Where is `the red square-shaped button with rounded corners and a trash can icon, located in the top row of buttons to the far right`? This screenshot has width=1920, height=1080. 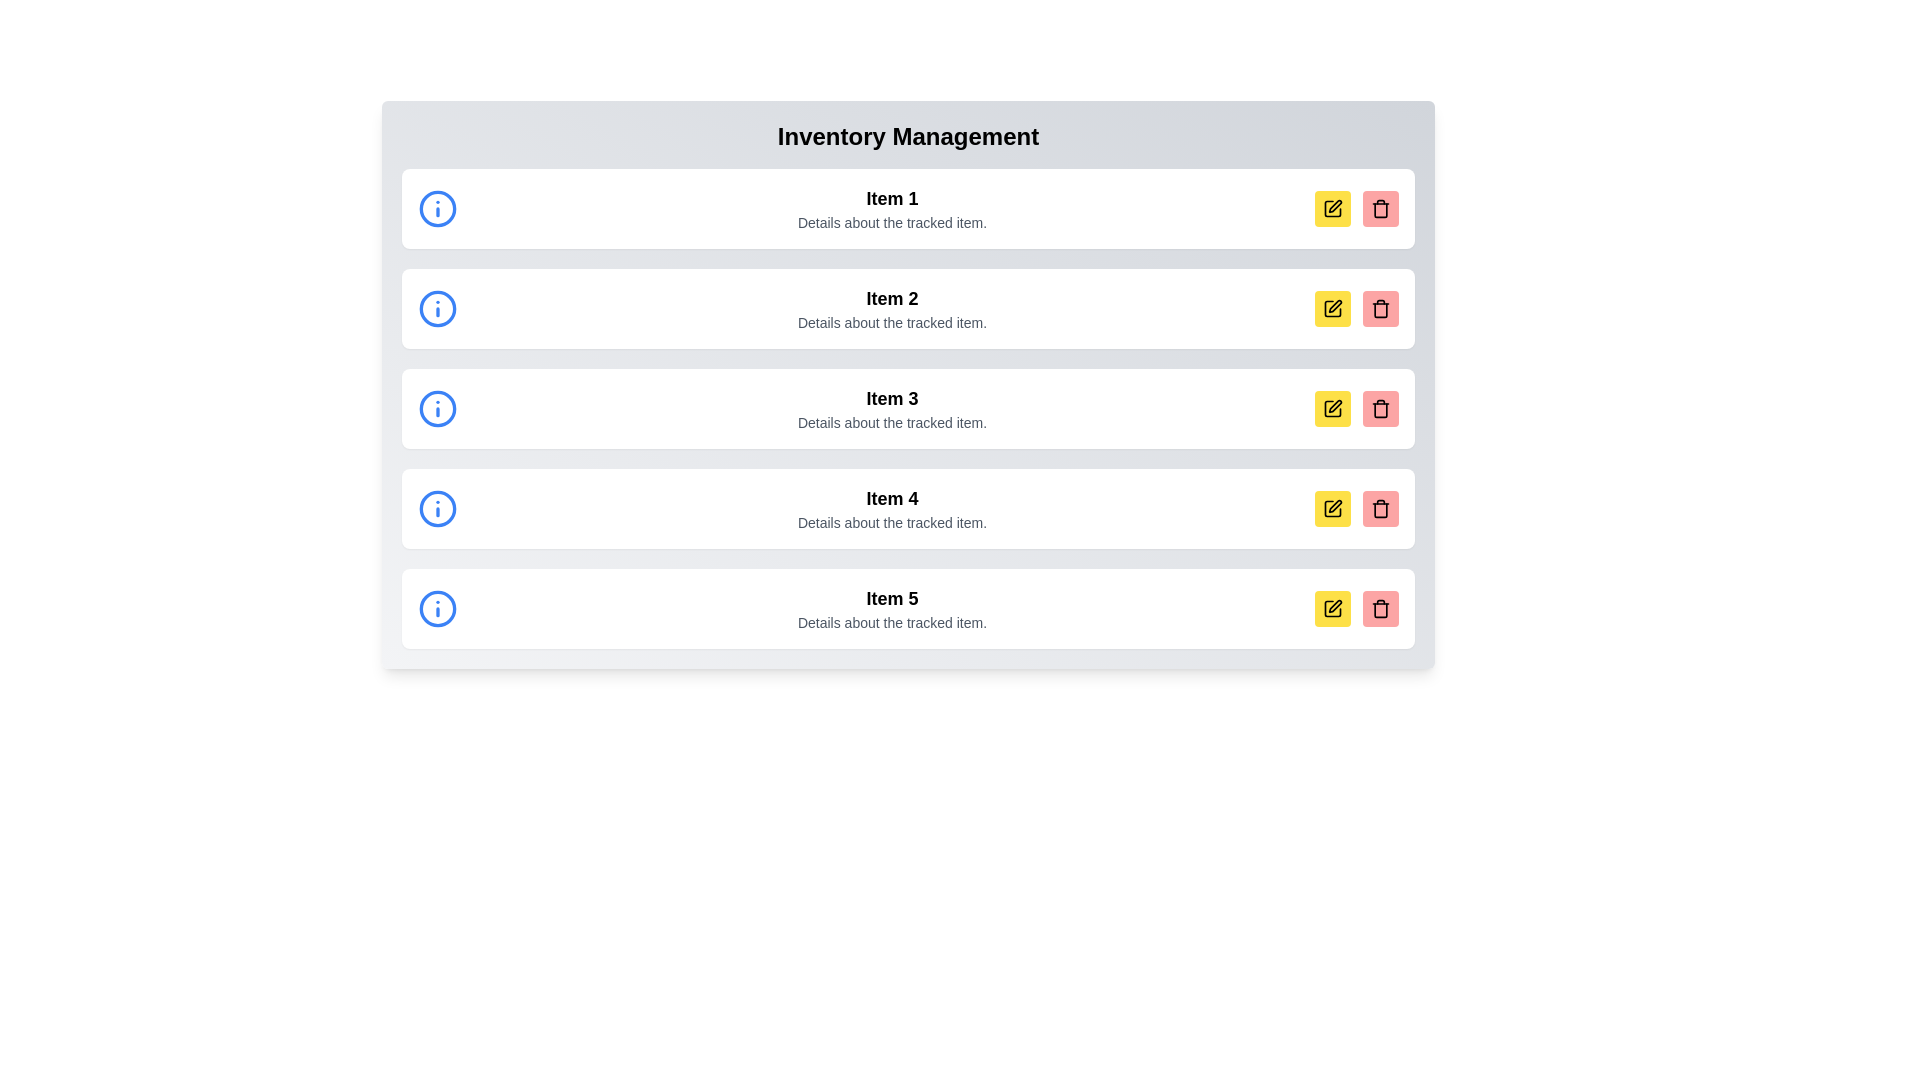 the red square-shaped button with rounded corners and a trash can icon, located in the top row of buttons to the far right is located at coordinates (1380, 208).